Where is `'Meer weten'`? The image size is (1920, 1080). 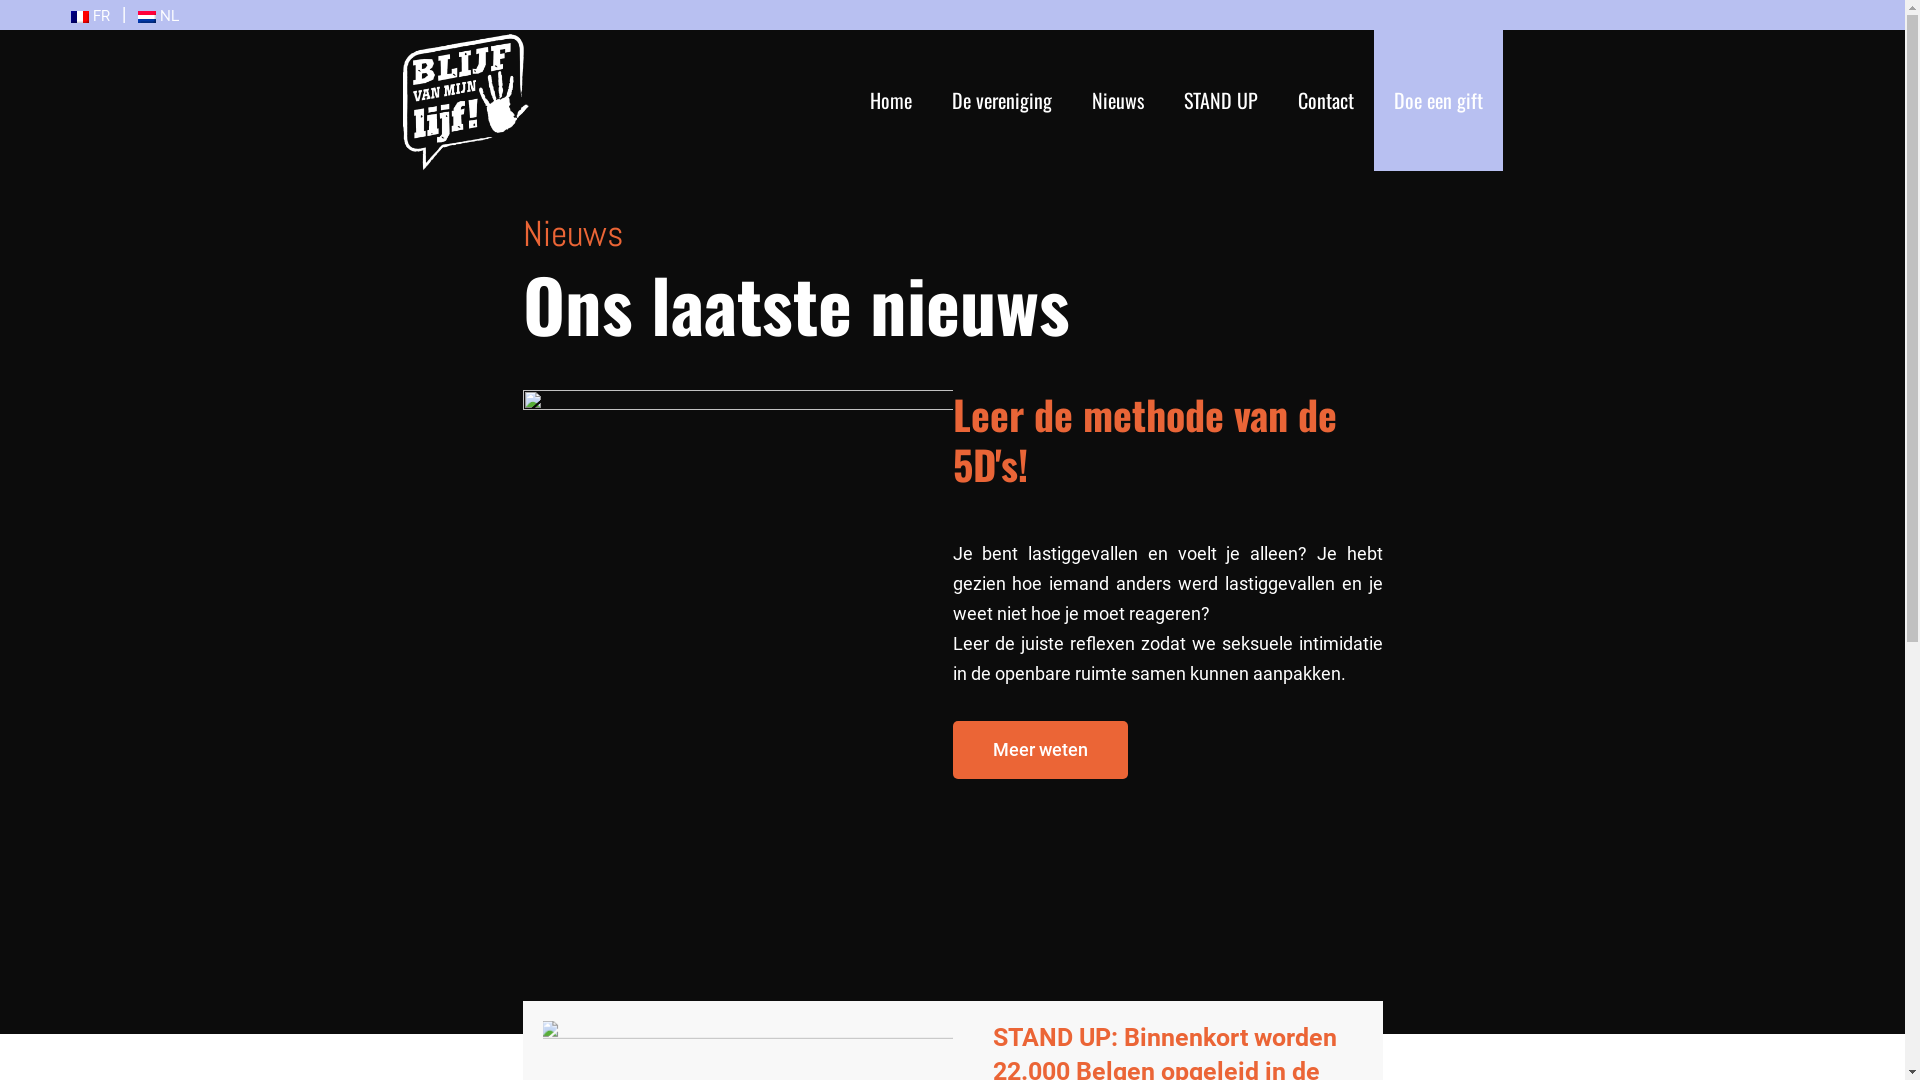
'Meer weten' is located at coordinates (1039, 748).